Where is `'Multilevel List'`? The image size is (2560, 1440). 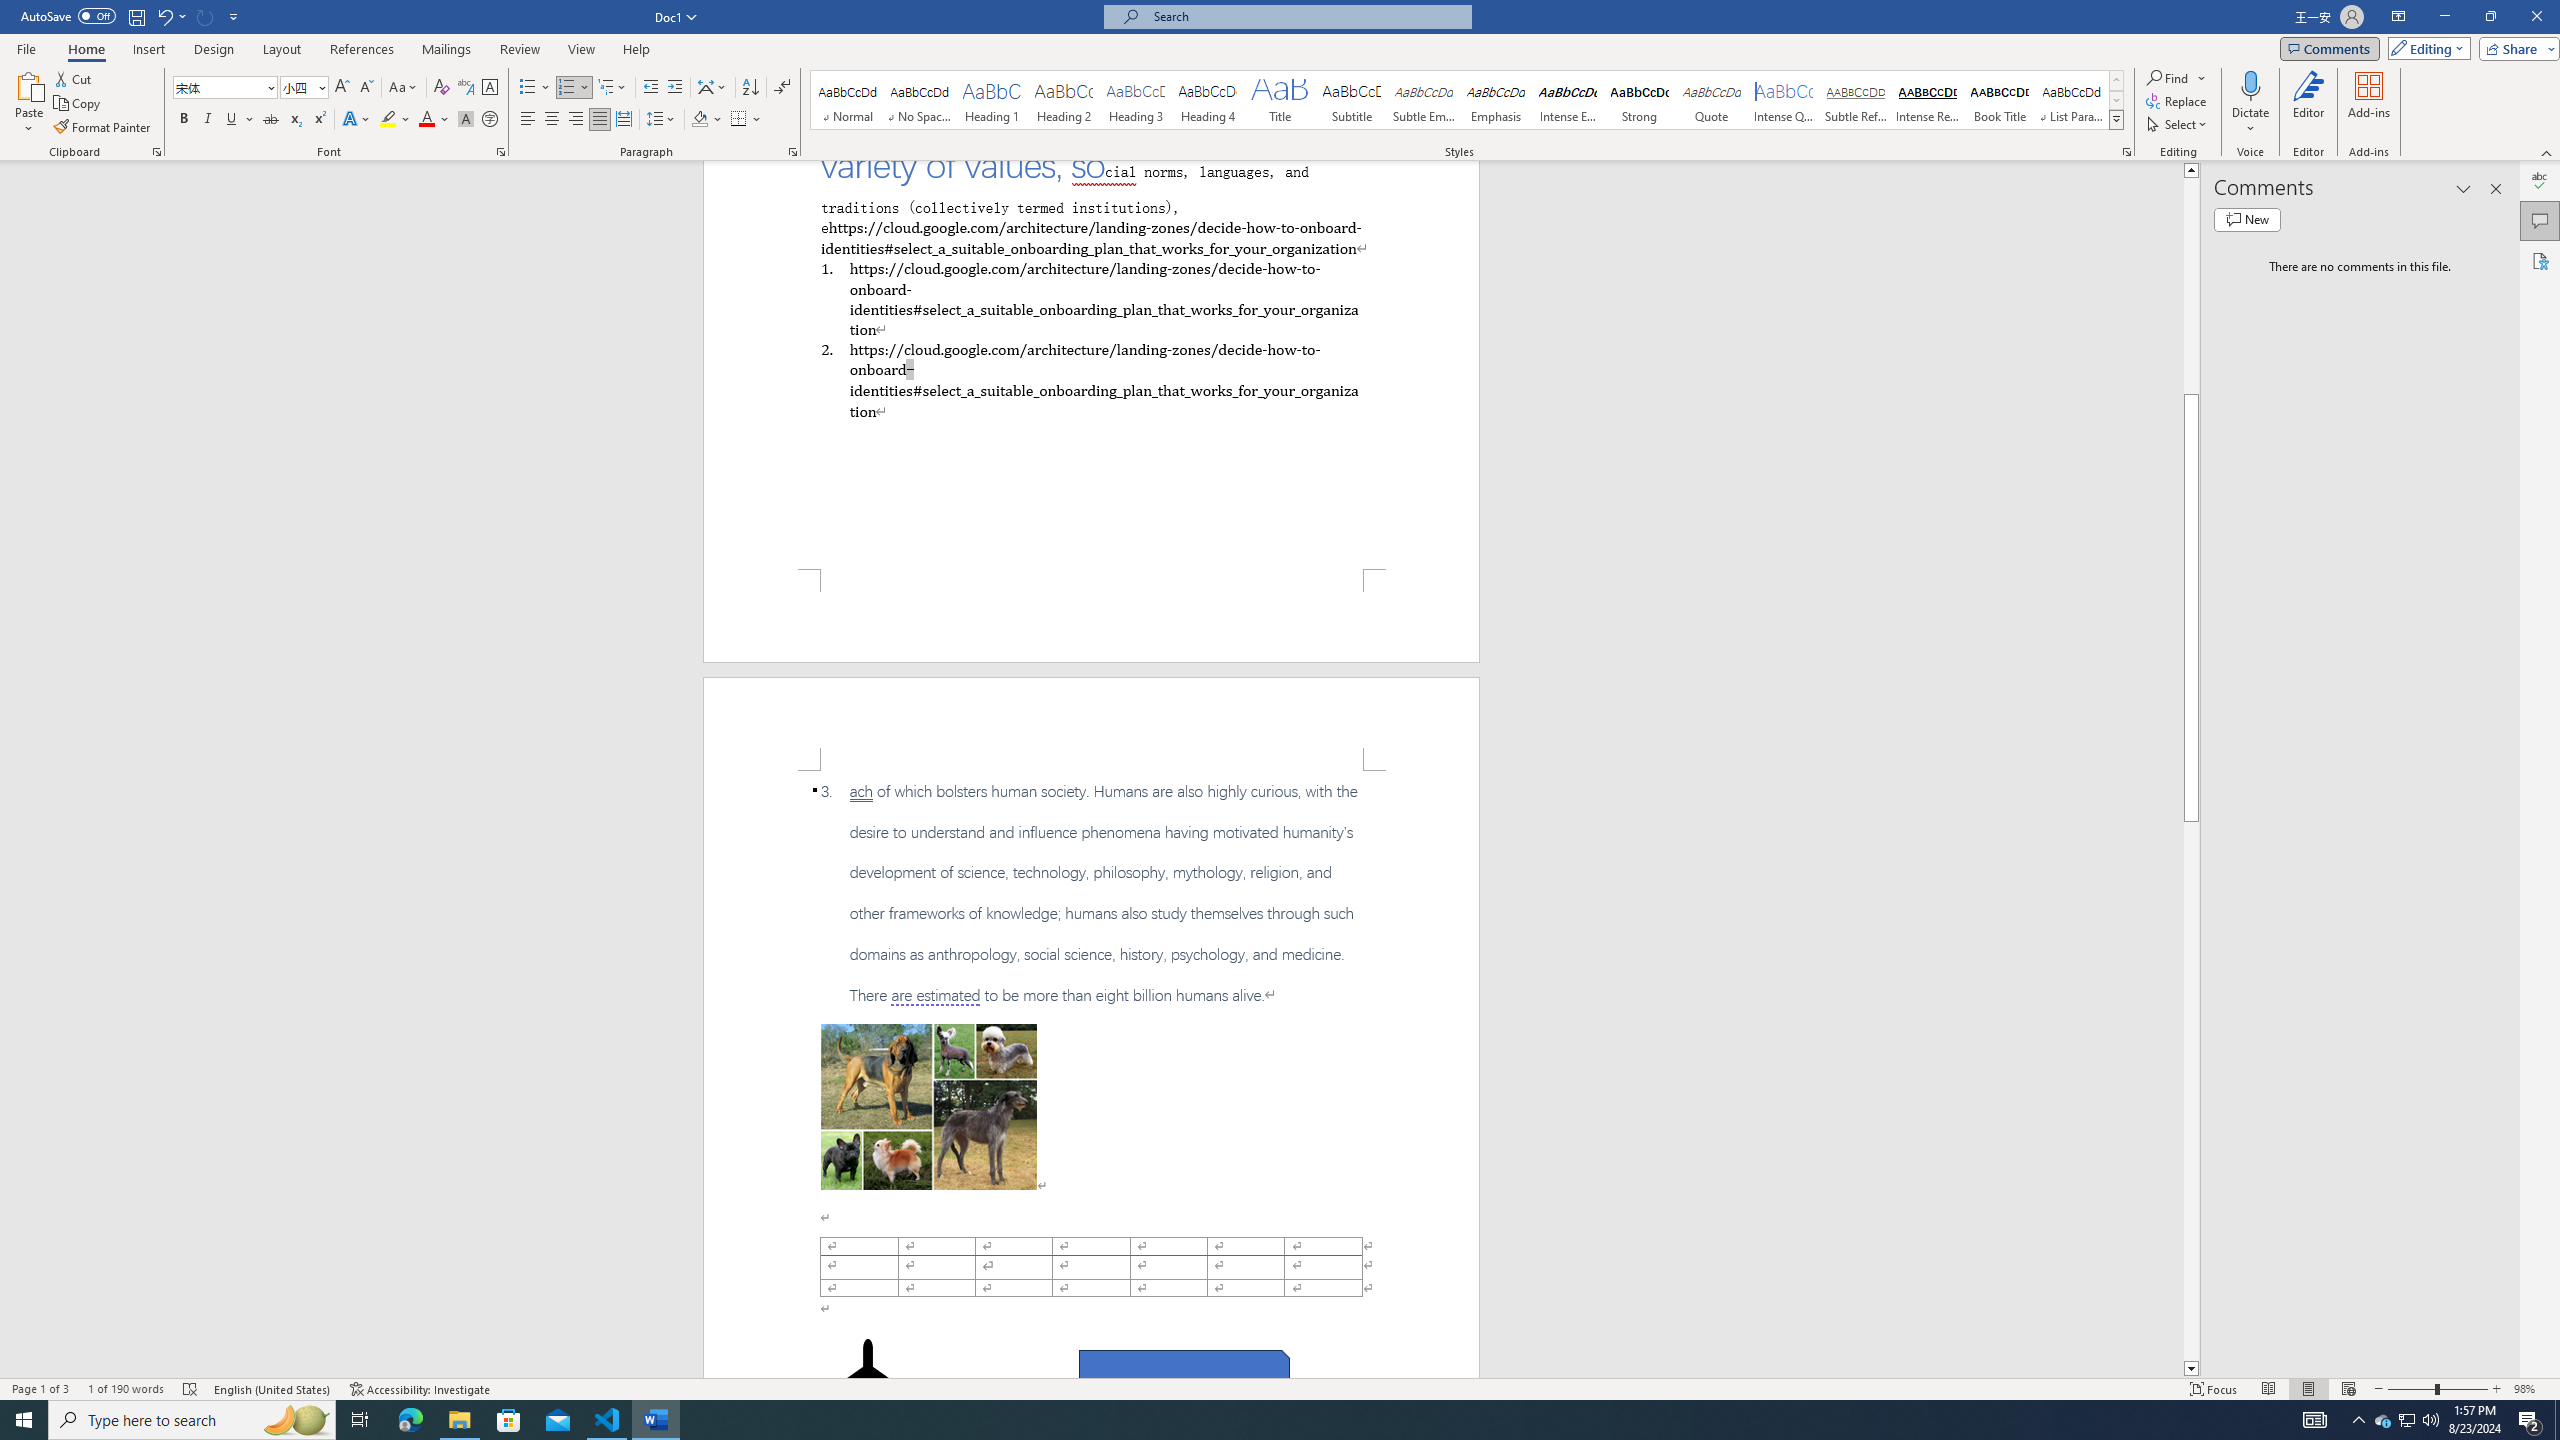 'Multilevel List' is located at coordinates (611, 87).